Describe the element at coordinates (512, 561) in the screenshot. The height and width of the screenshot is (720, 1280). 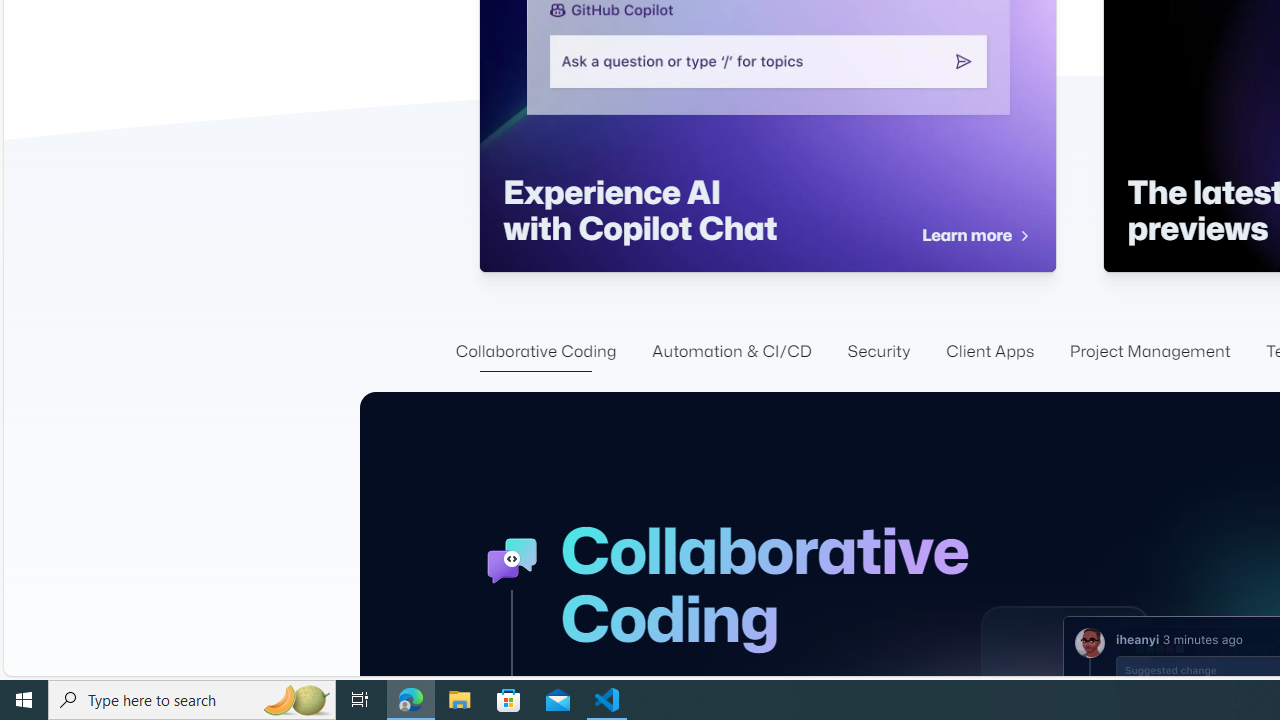
I see `'GitHub Collaboration Icon'` at that location.